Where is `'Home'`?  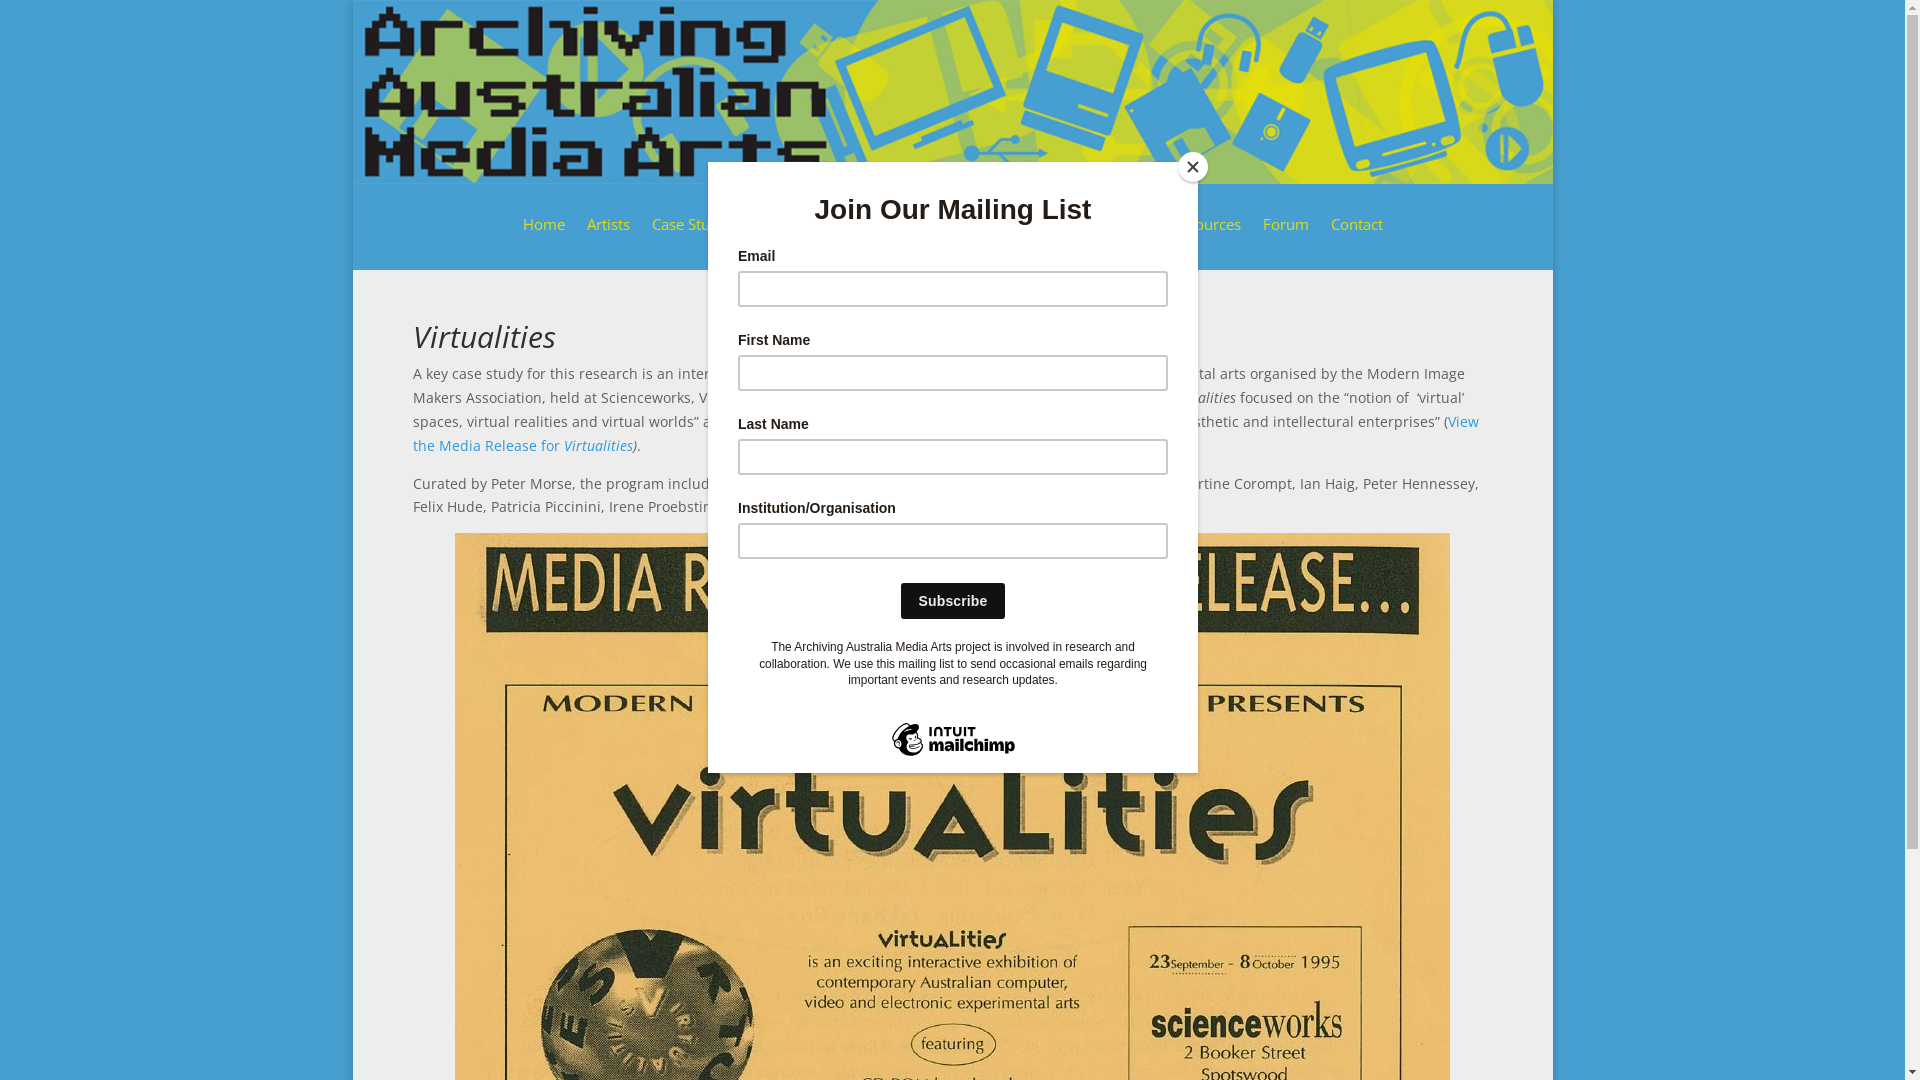
'Home' is located at coordinates (542, 237).